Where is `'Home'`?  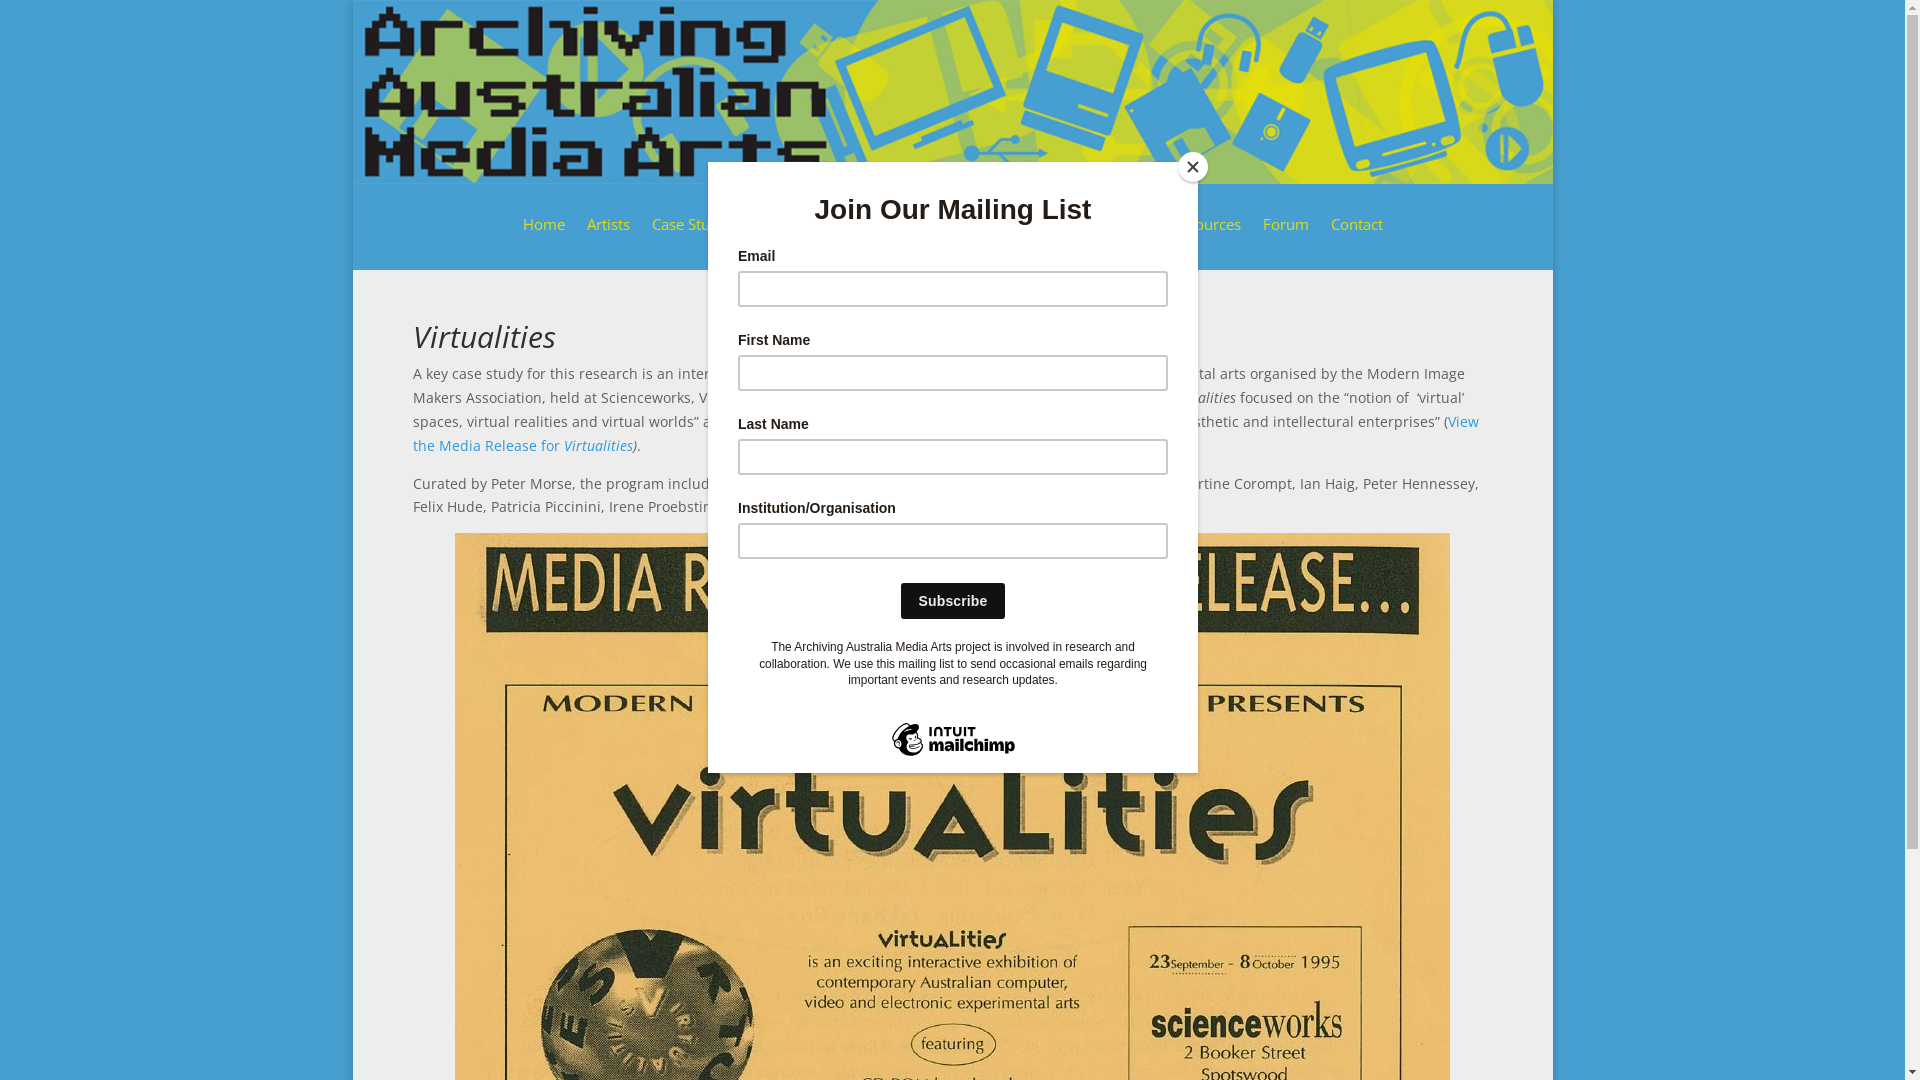
'Home' is located at coordinates (542, 237).